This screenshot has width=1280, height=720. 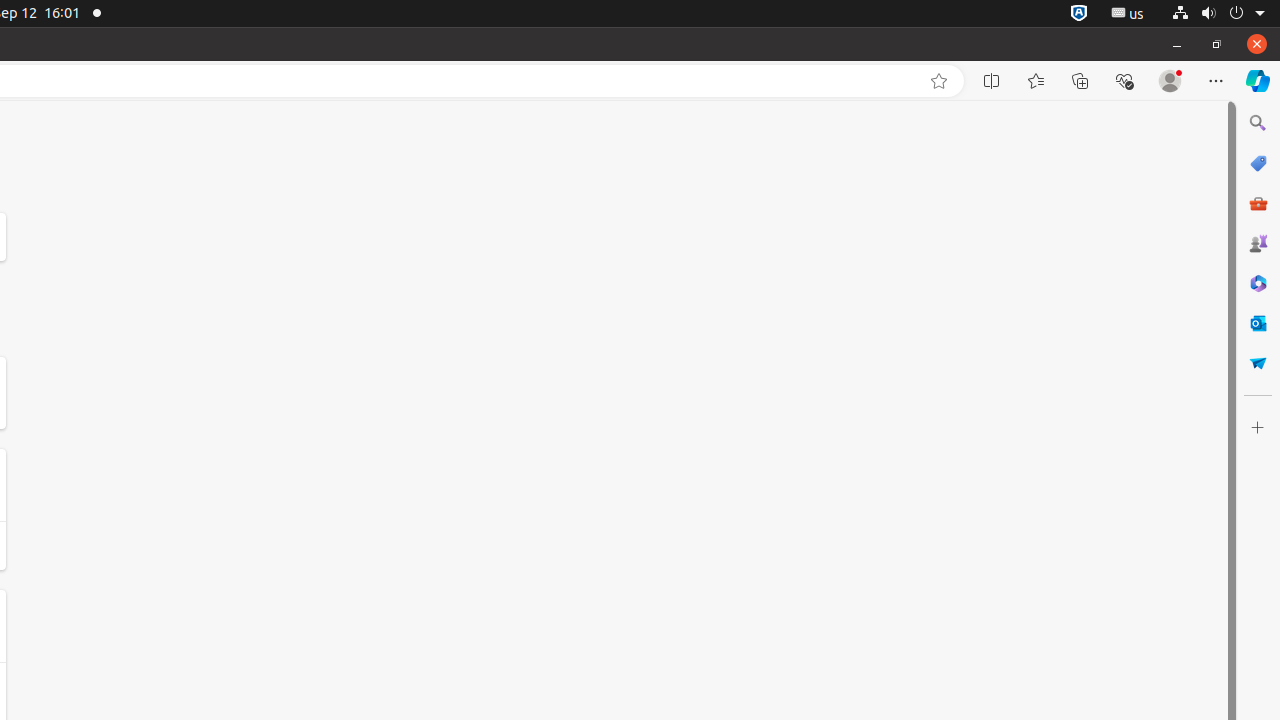 What do you see at coordinates (1256, 242) in the screenshot?
I see `'Games'` at bounding box center [1256, 242].